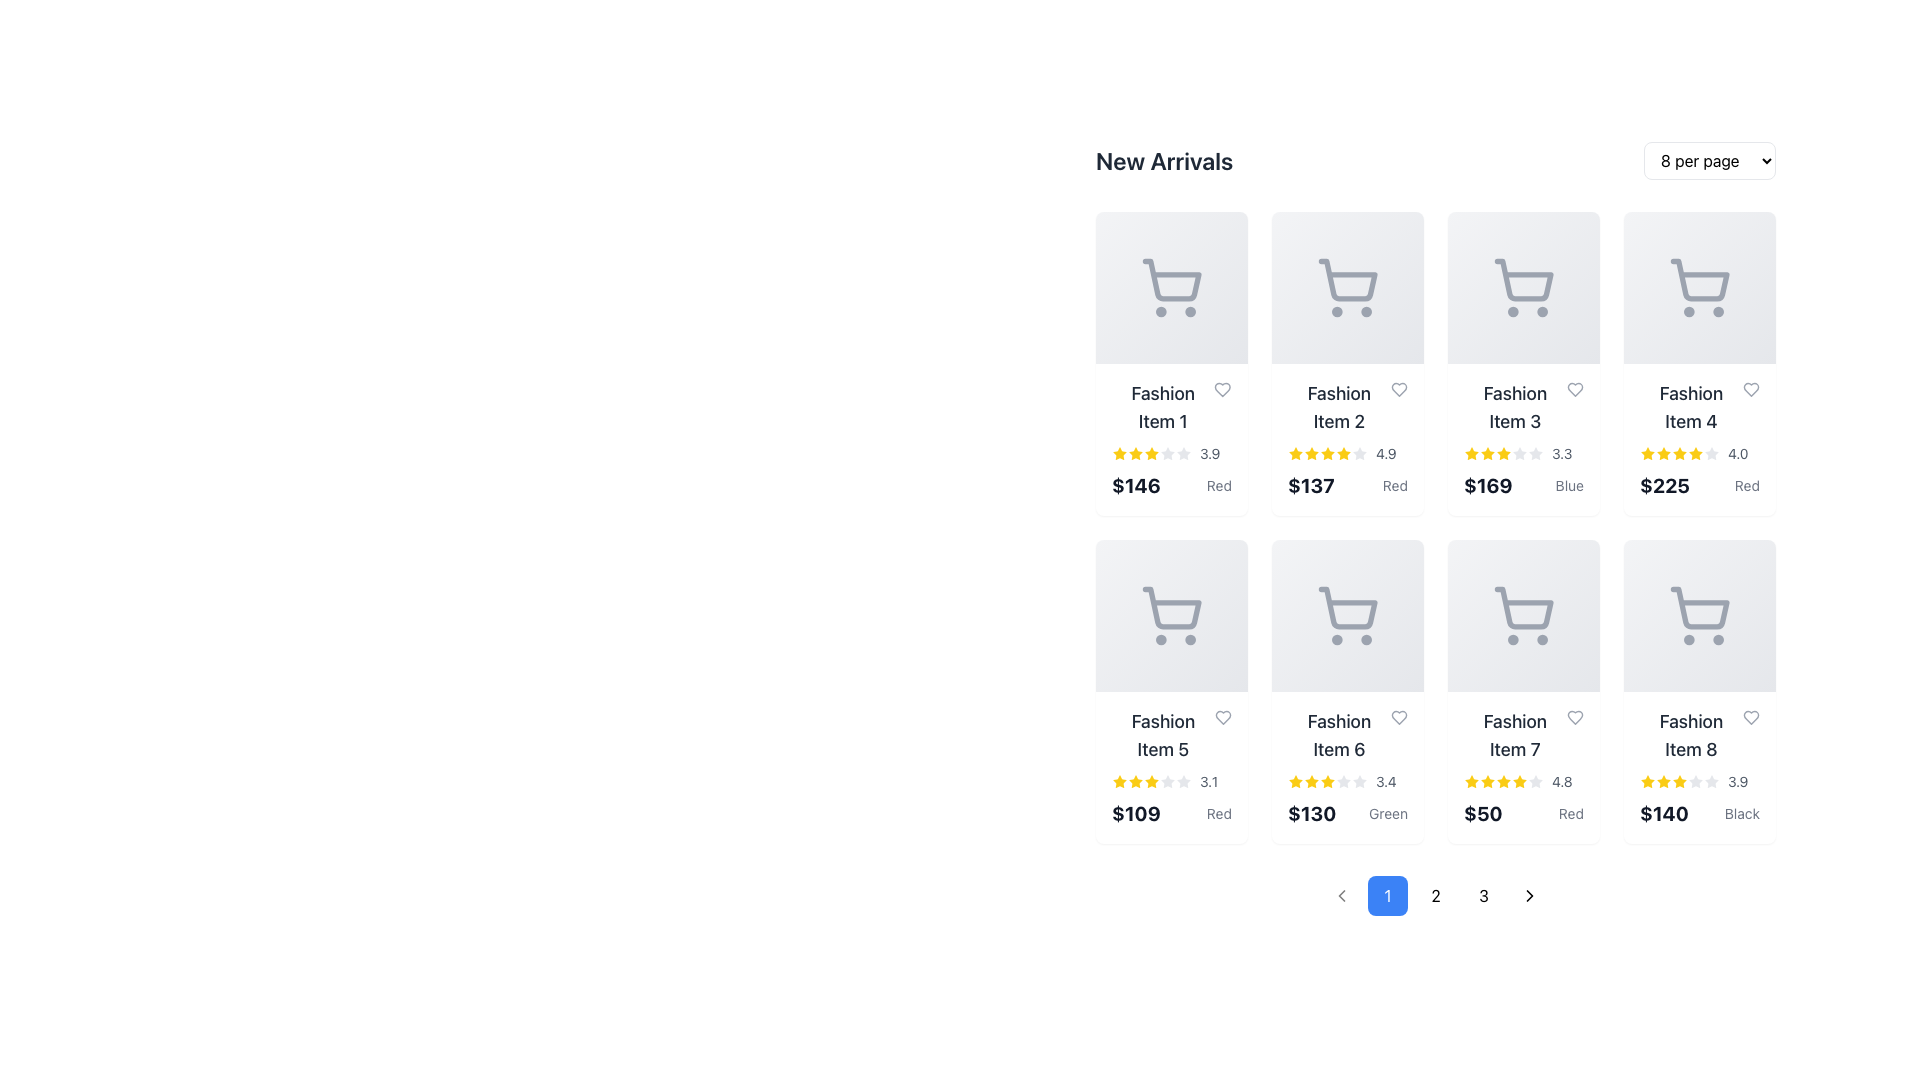 The image size is (1920, 1080). Describe the element at coordinates (1296, 781) in the screenshot. I see `visually filled yellow star icon representing the rating for 'Fashion Item 6', located in the second row, third column of the rating component` at that location.